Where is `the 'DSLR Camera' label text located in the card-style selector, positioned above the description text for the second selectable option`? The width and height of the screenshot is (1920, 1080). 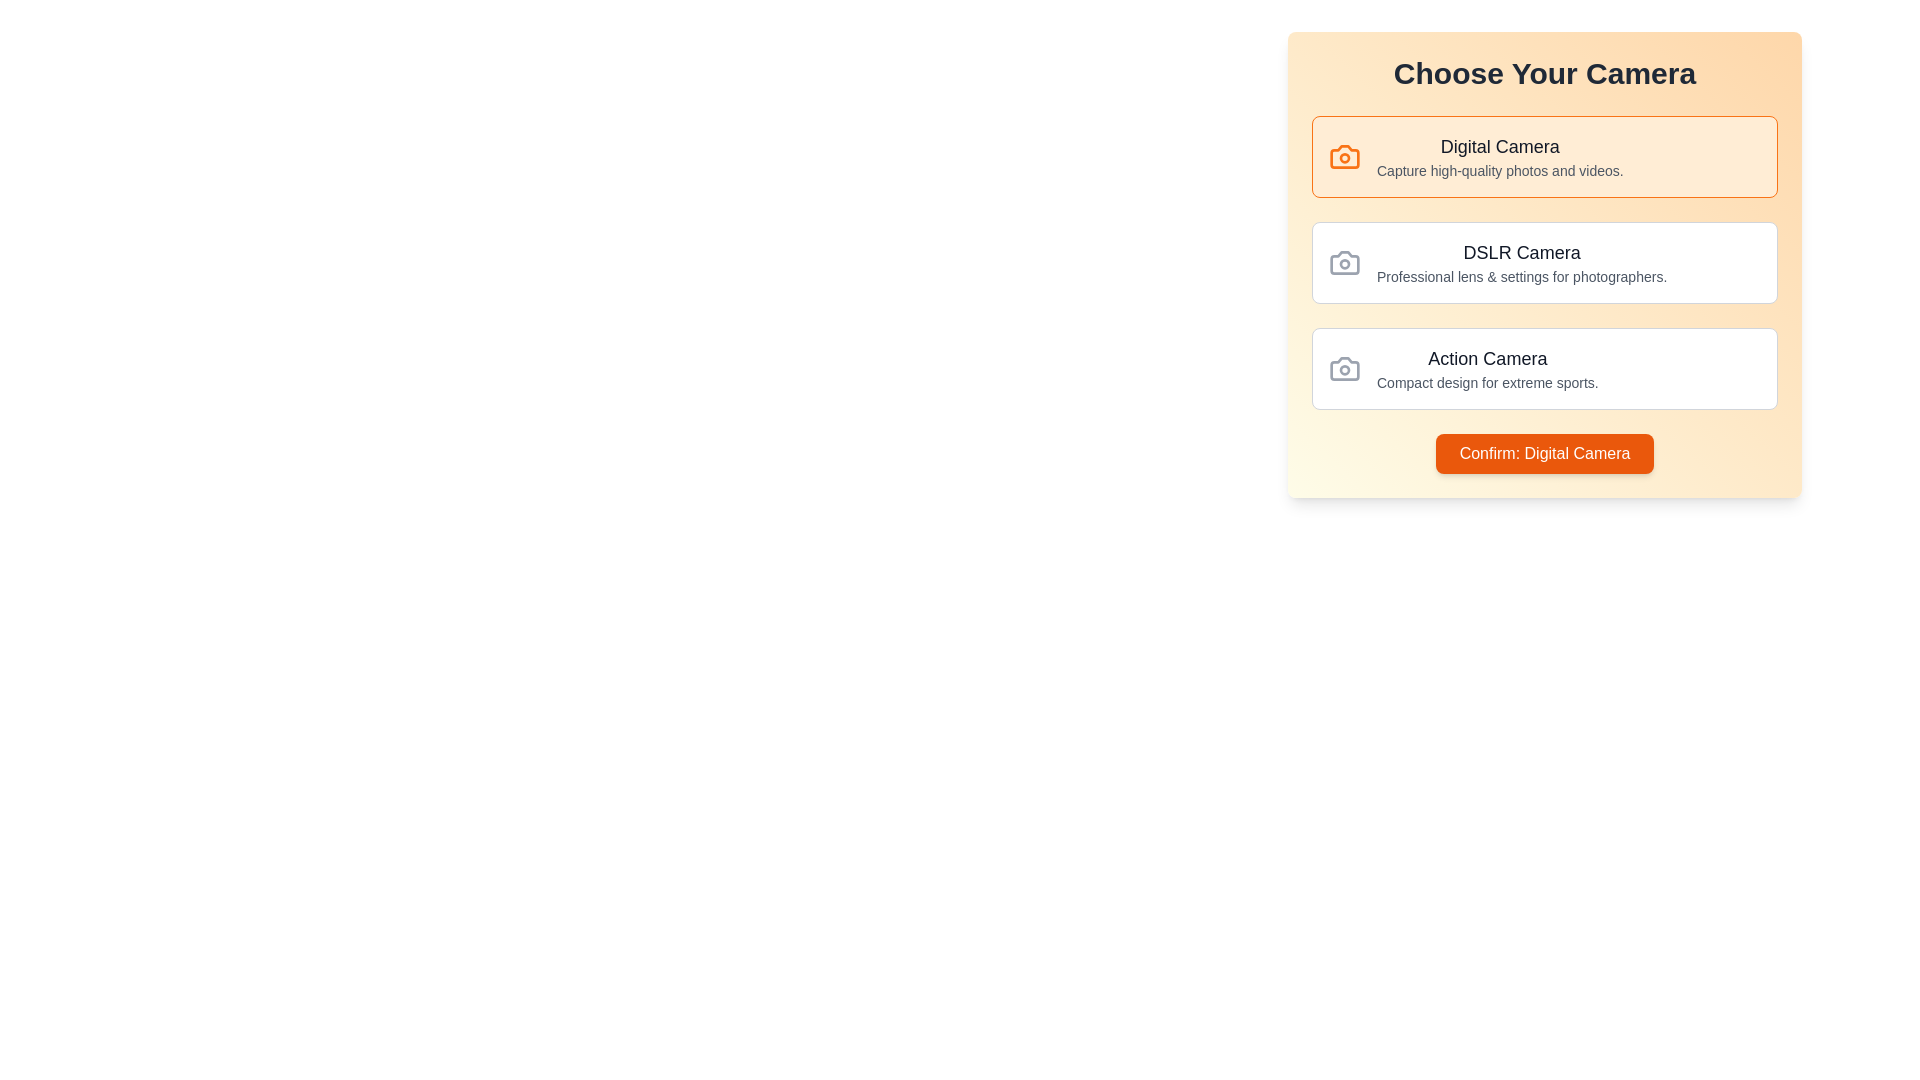 the 'DSLR Camera' label text located in the card-style selector, positioned above the description text for the second selectable option is located at coordinates (1521, 252).